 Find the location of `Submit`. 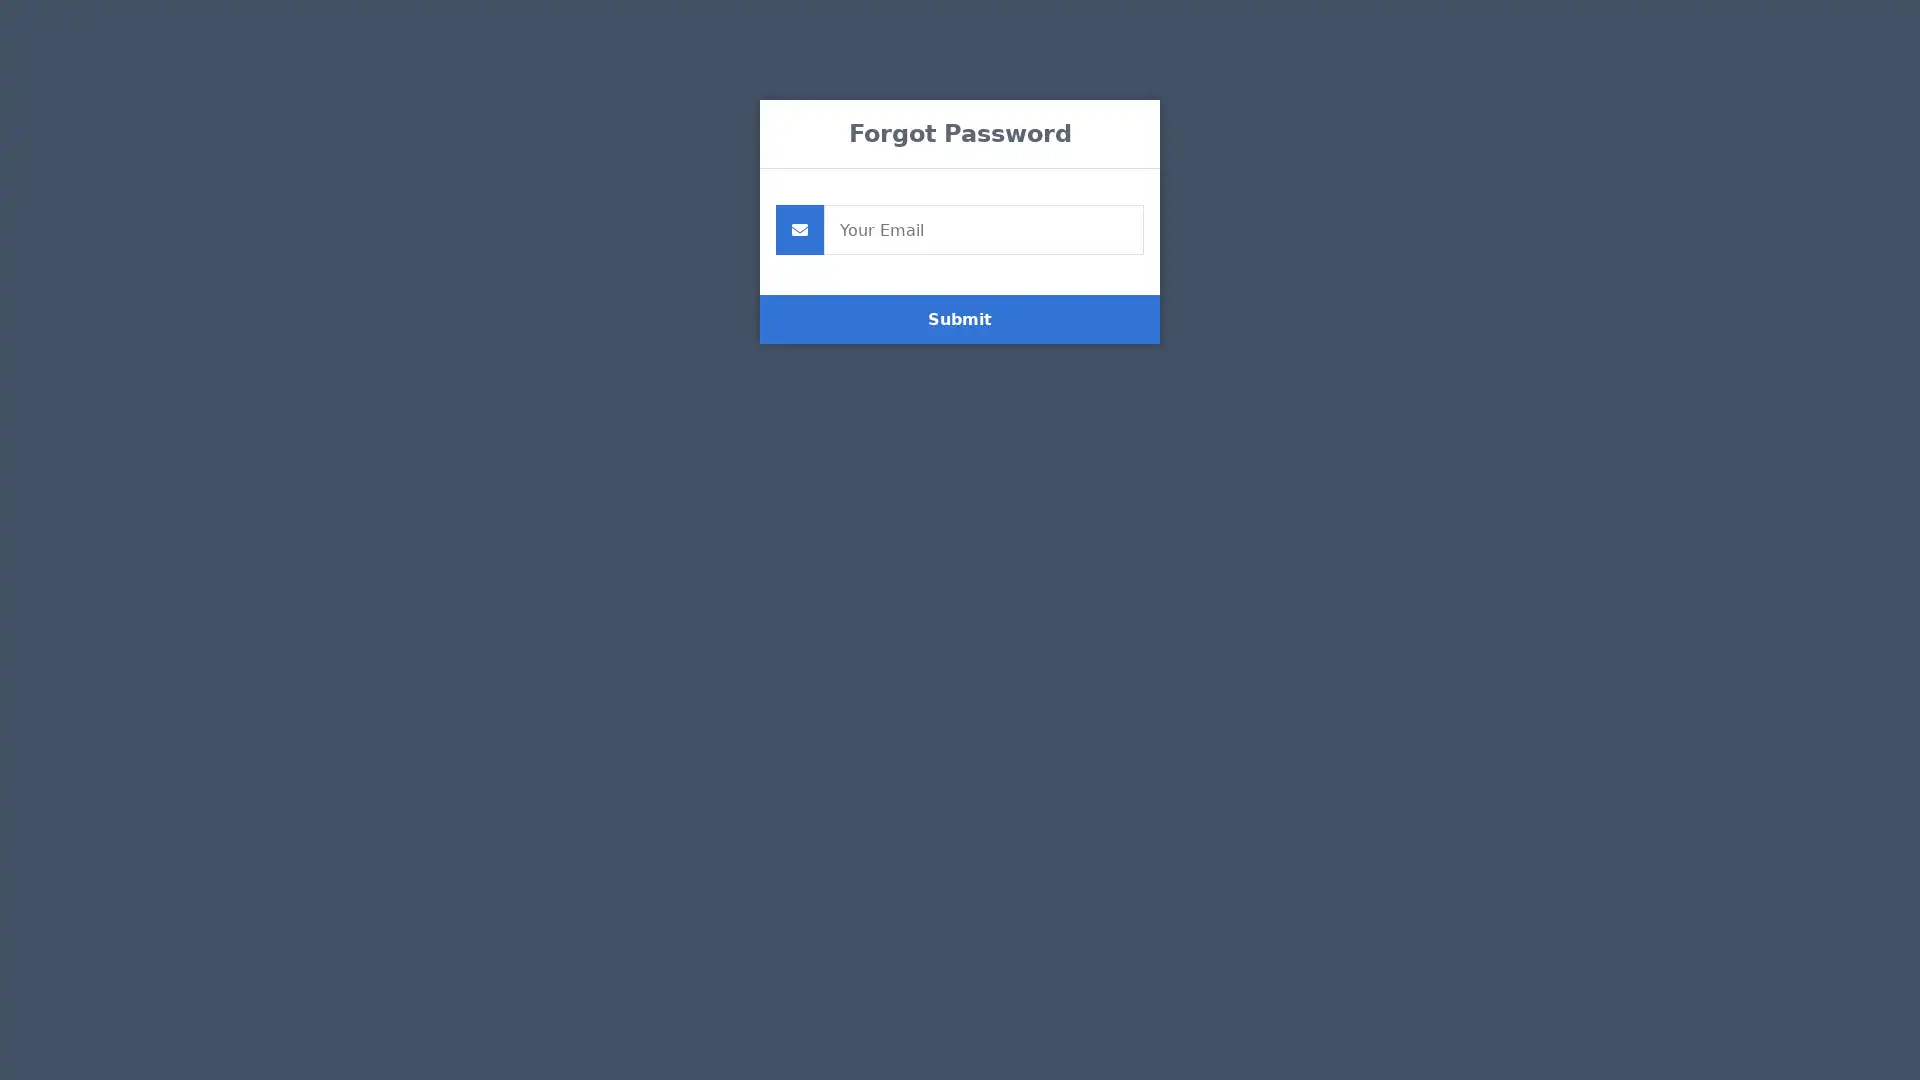

Submit is located at coordinates (960, 318).